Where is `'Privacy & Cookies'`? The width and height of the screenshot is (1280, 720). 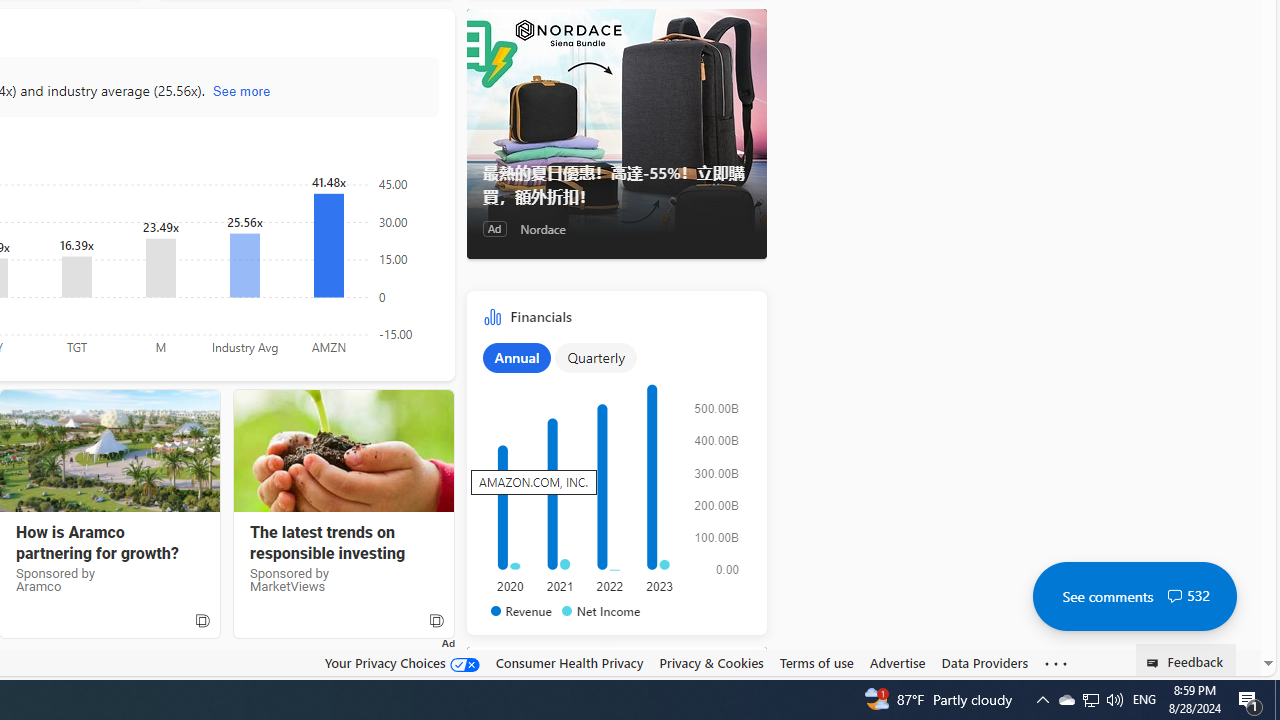 'Privacy & Cookies' is located at coordinates (711, 663).